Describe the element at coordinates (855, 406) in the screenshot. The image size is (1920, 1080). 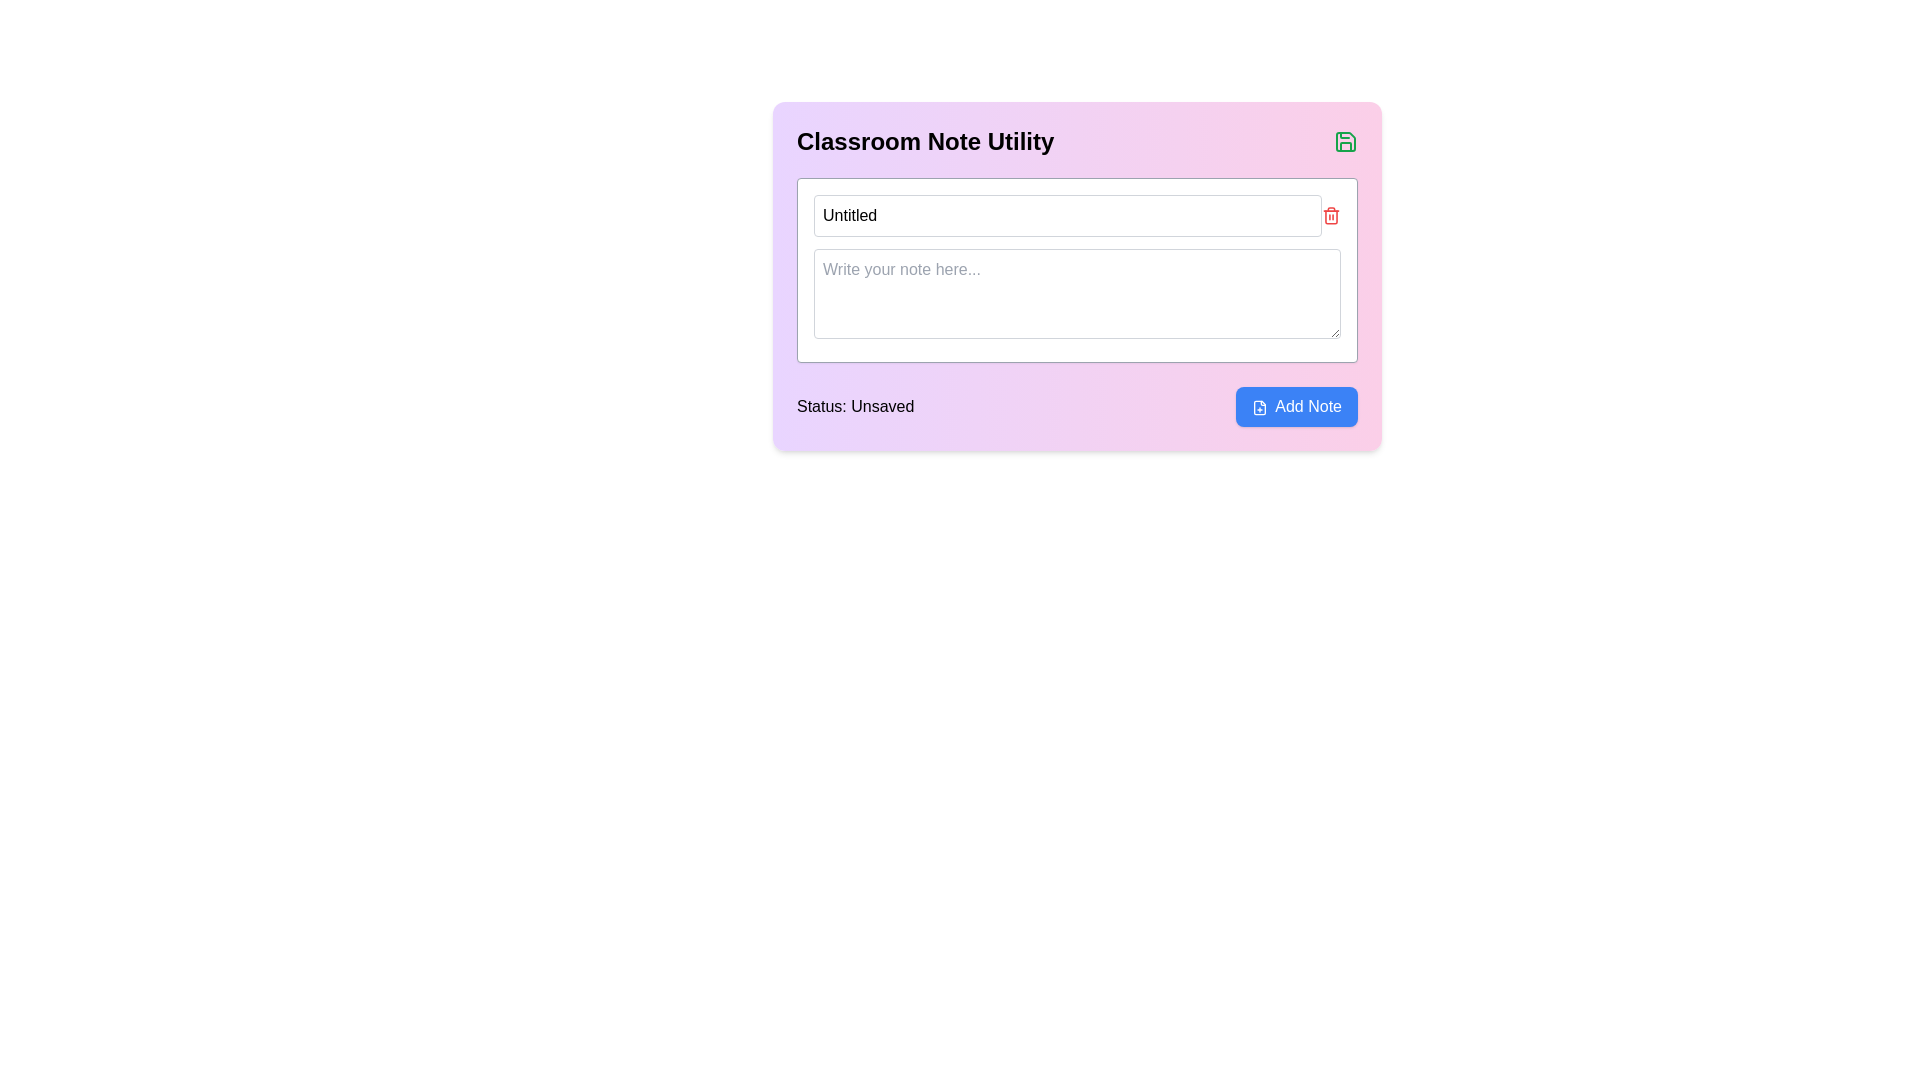
I see `the Static text display showing 'Status: Unsaved'` at that location.